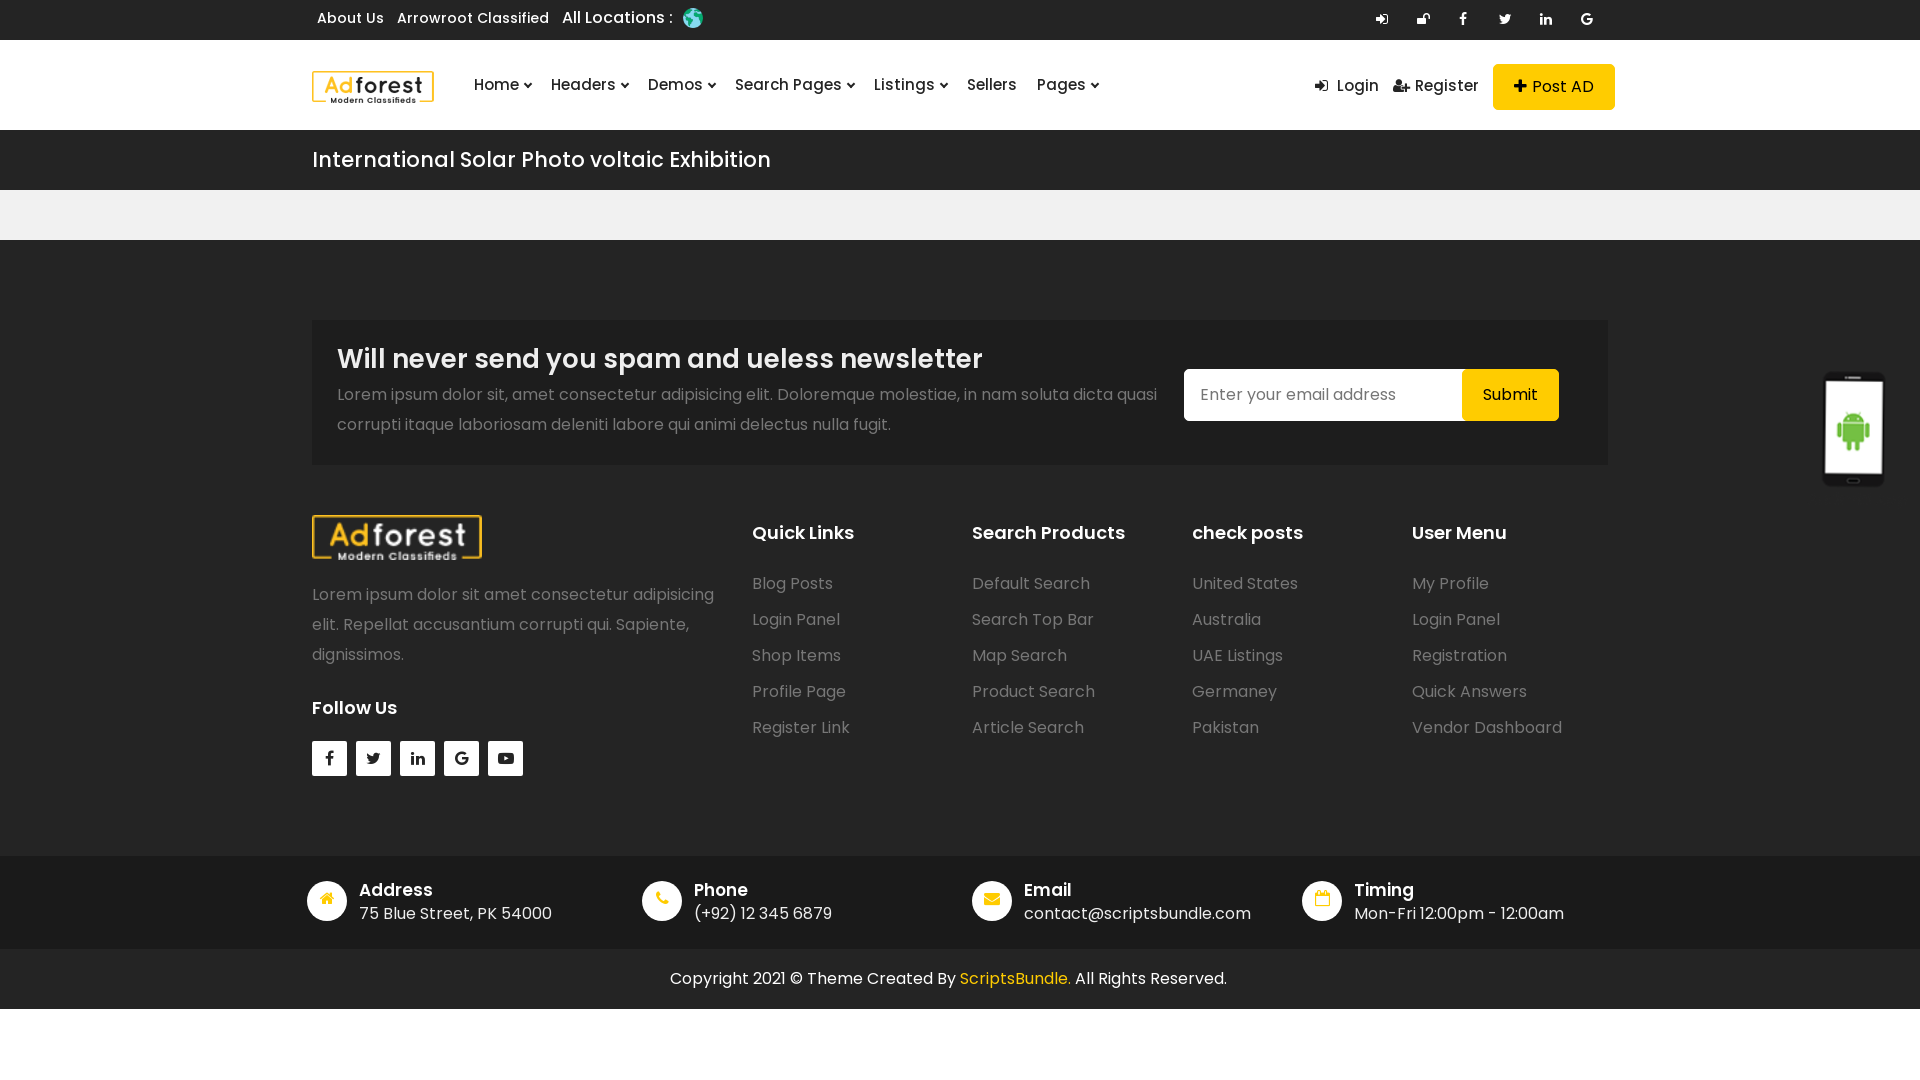 This screenshot has height=1080, width=1920. I want to click on 'Shop Items', so click(795, 655).